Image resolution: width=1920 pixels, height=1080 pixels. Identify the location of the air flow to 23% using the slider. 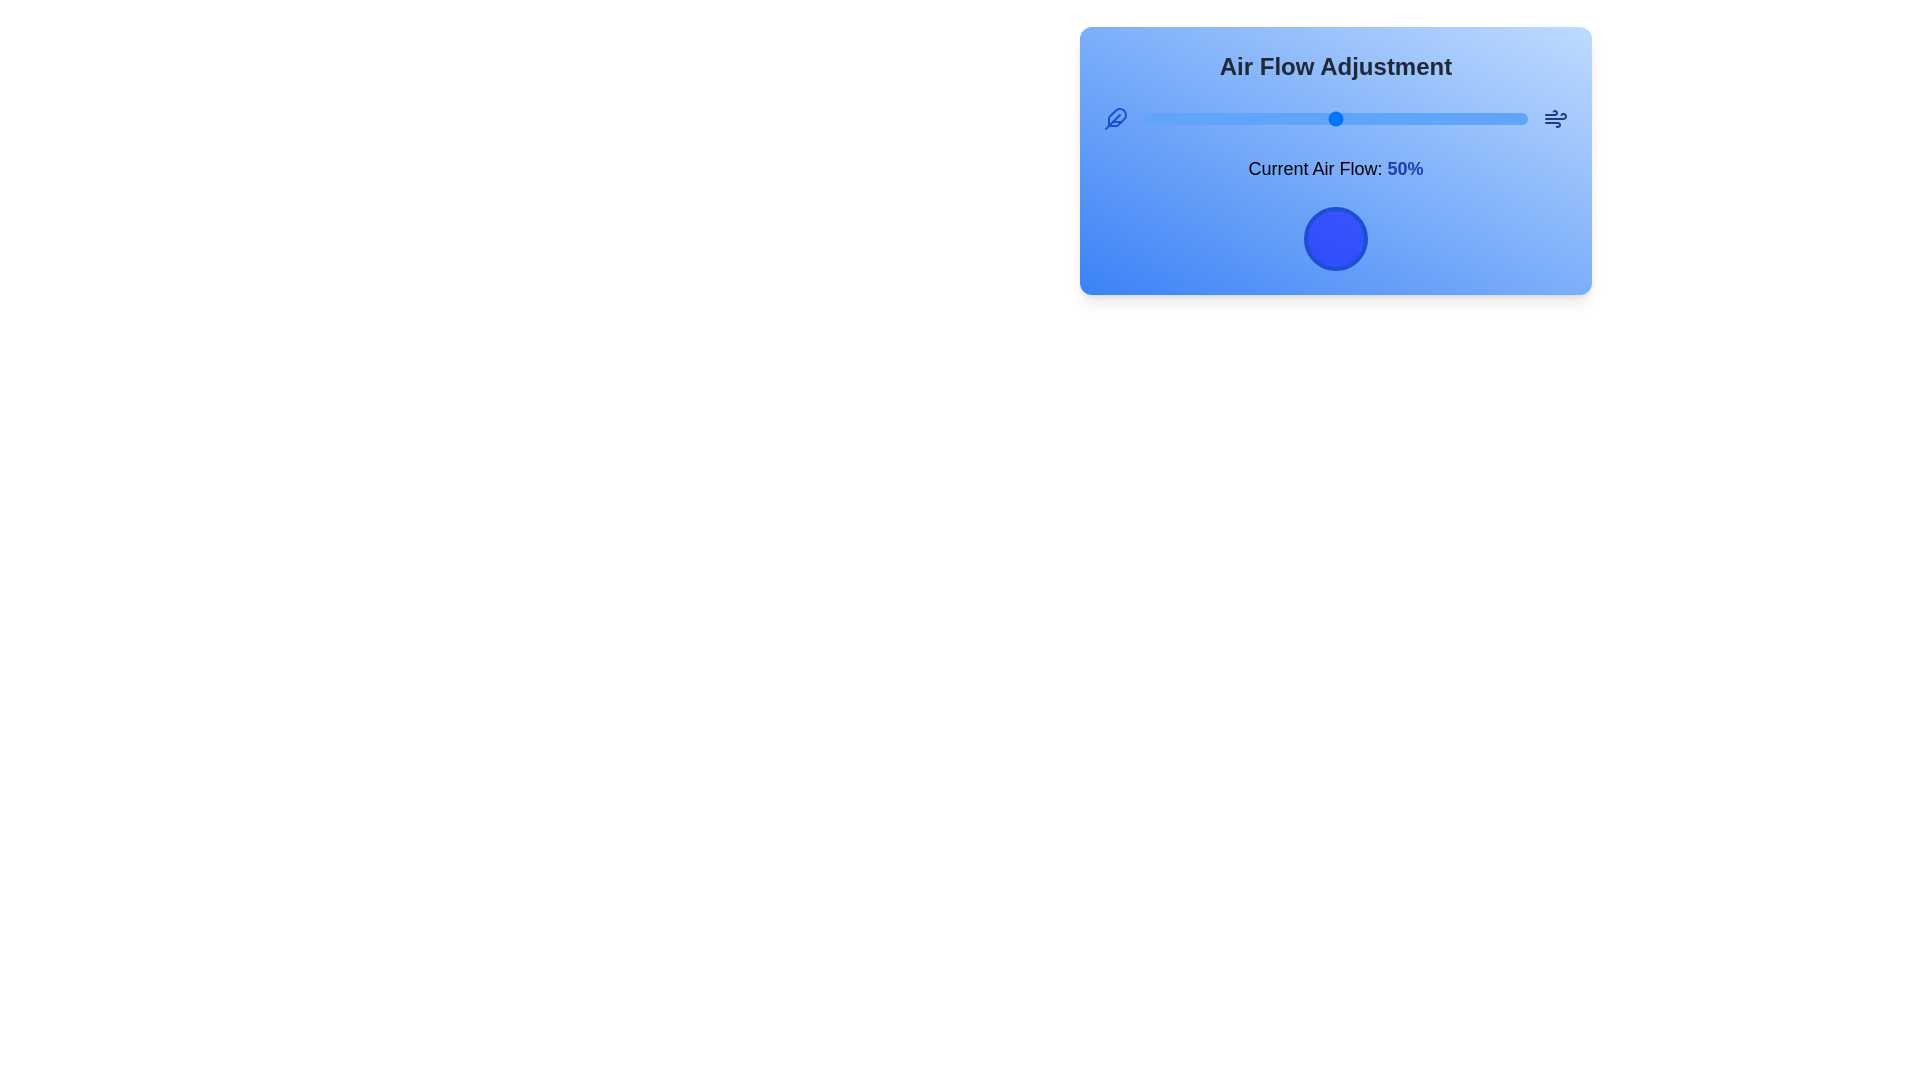
(1231, 119).